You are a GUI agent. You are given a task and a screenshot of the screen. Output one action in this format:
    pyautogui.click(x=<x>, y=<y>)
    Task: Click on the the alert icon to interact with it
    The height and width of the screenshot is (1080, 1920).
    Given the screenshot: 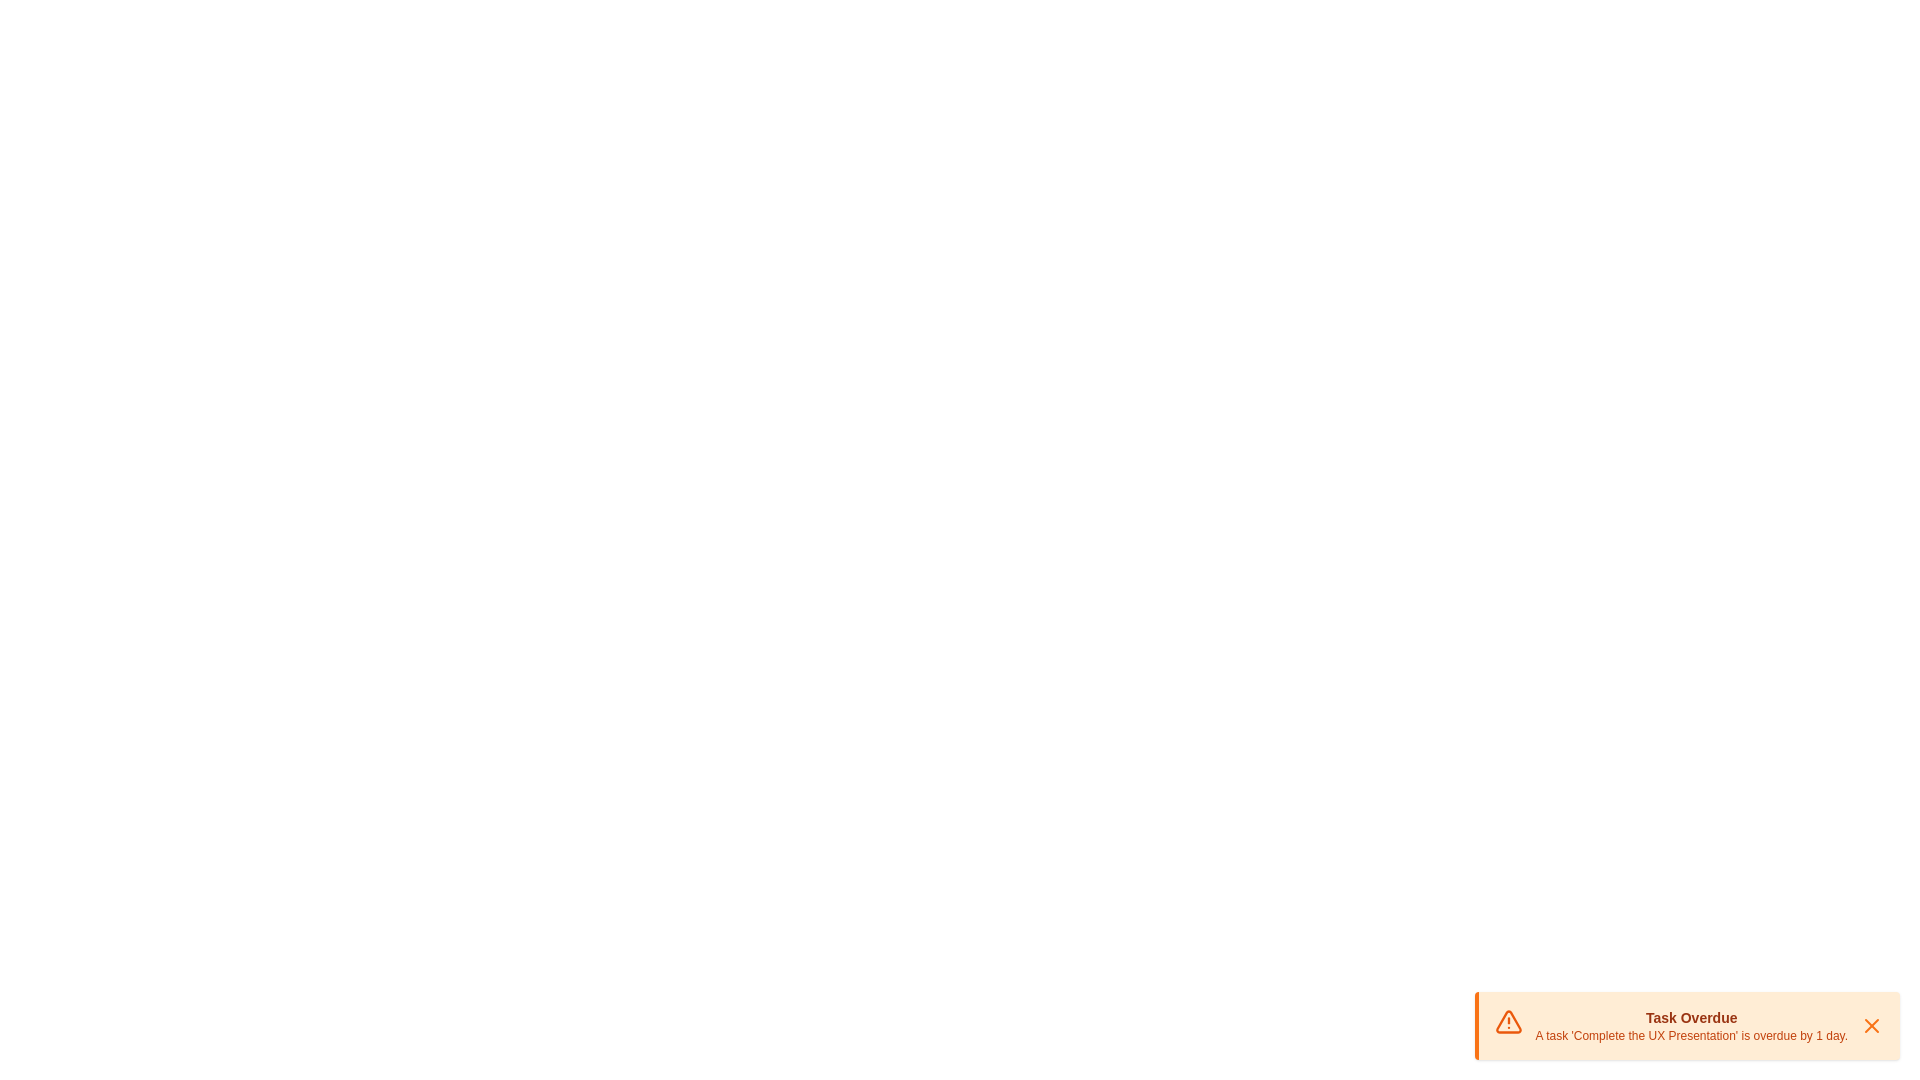 What is the action you would take?
    pyautogui.click(x=1509, y=1022)
    